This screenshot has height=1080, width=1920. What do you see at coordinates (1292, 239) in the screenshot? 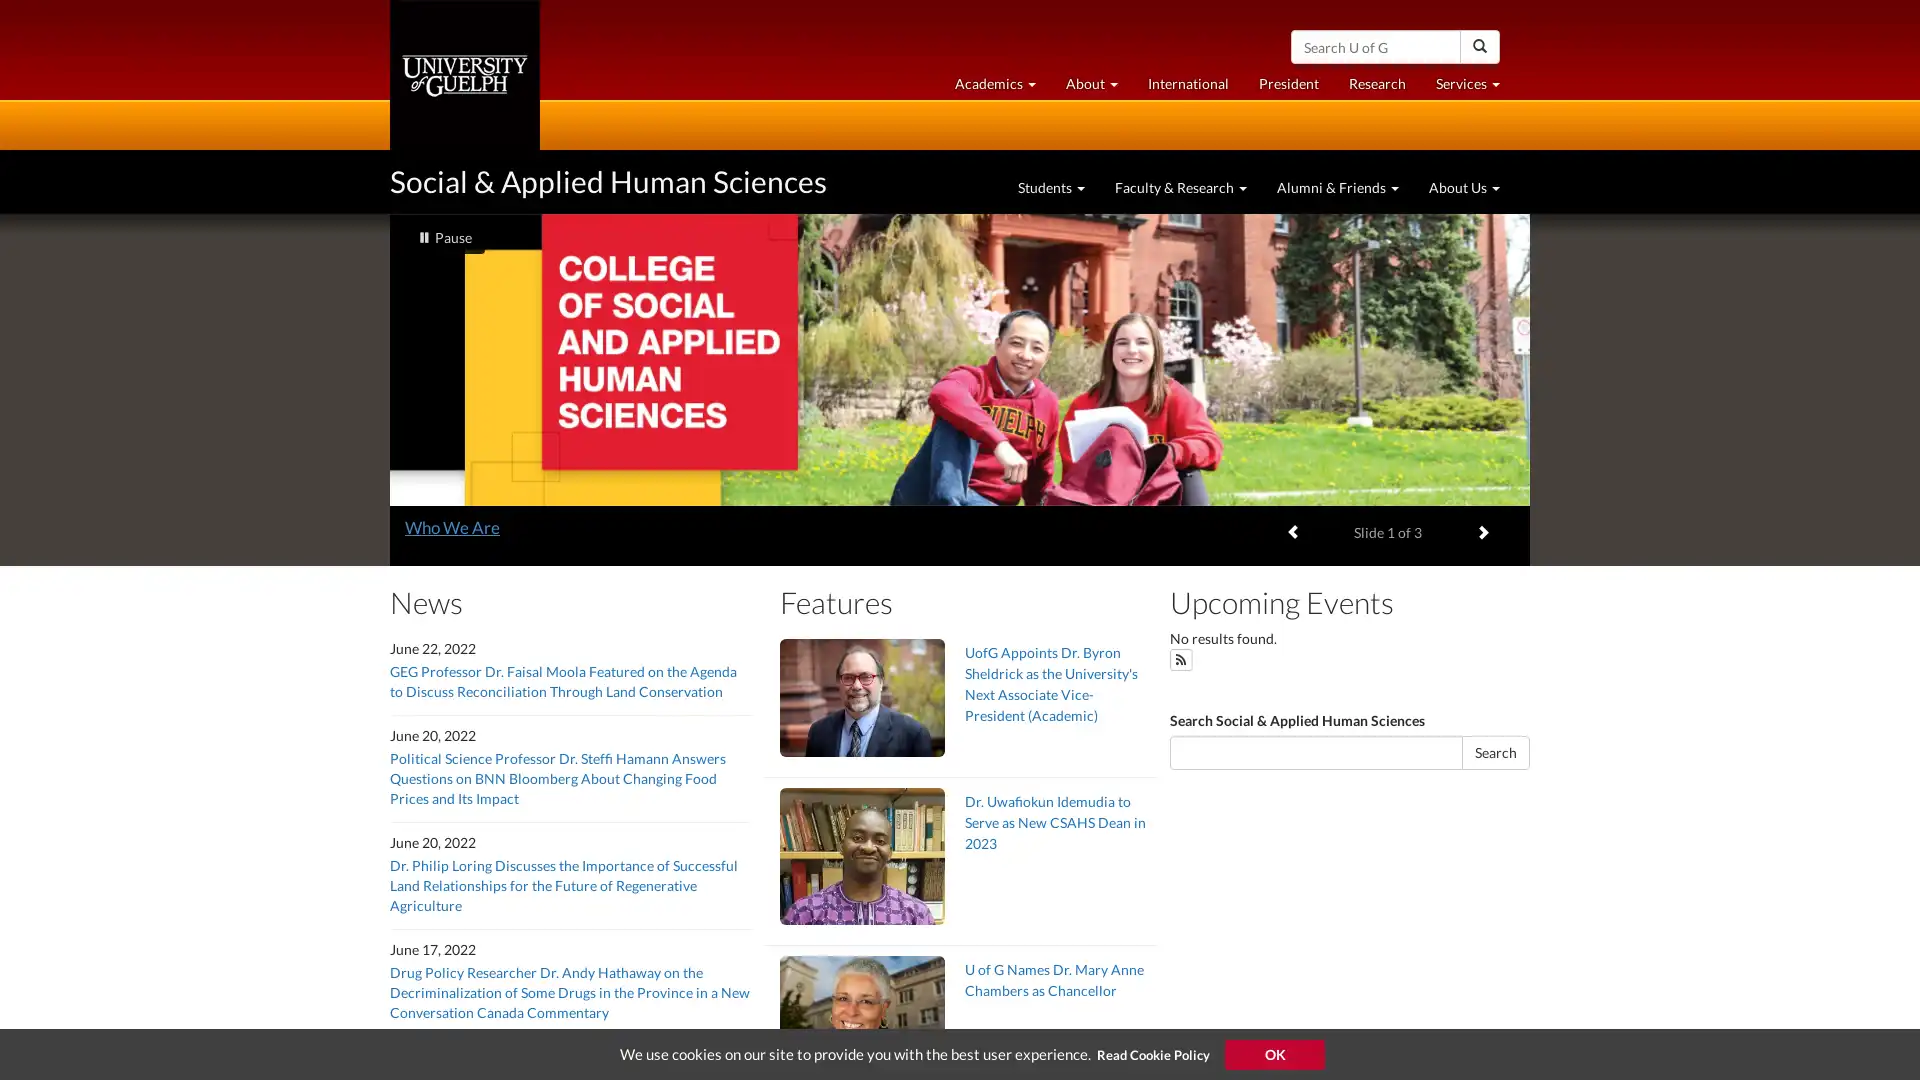
I see `Previous item` at bounding box center [1292, 239].